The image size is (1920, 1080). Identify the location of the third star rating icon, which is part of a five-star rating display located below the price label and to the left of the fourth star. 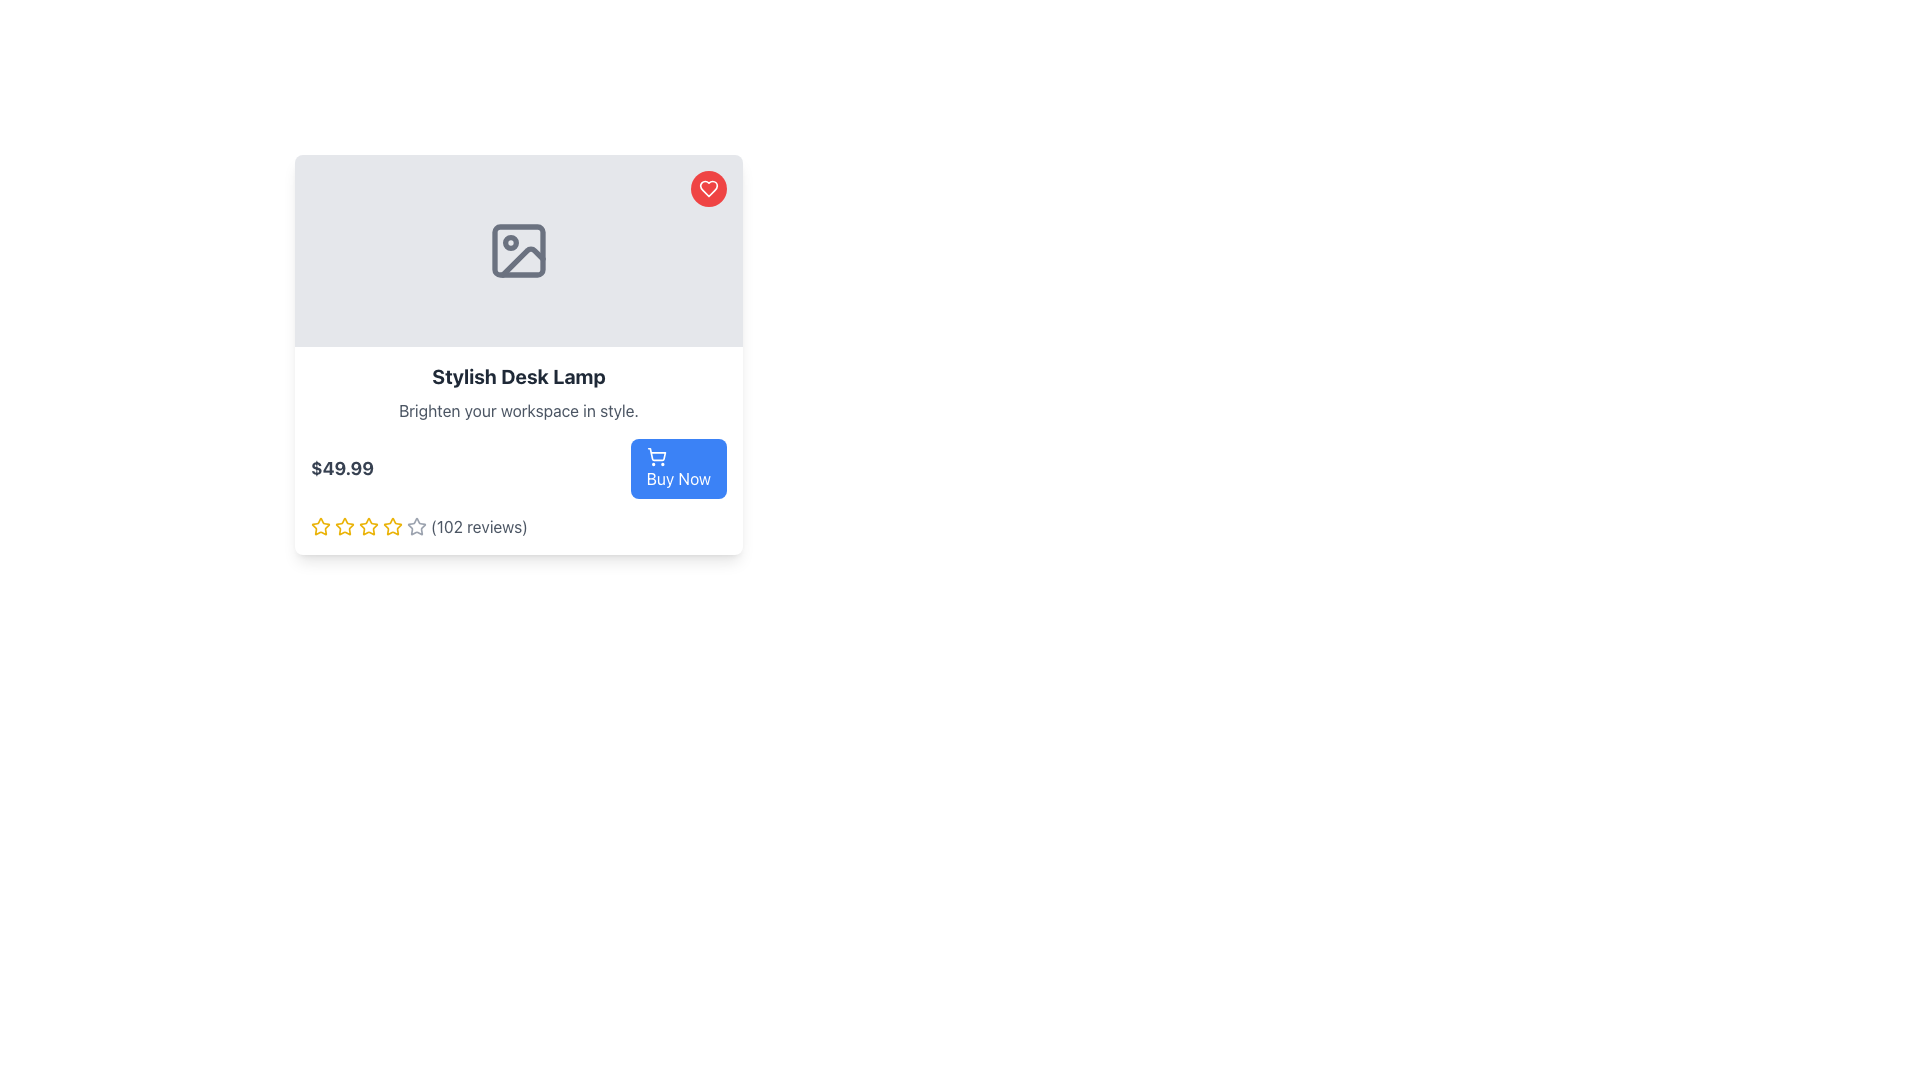
(345, 526).